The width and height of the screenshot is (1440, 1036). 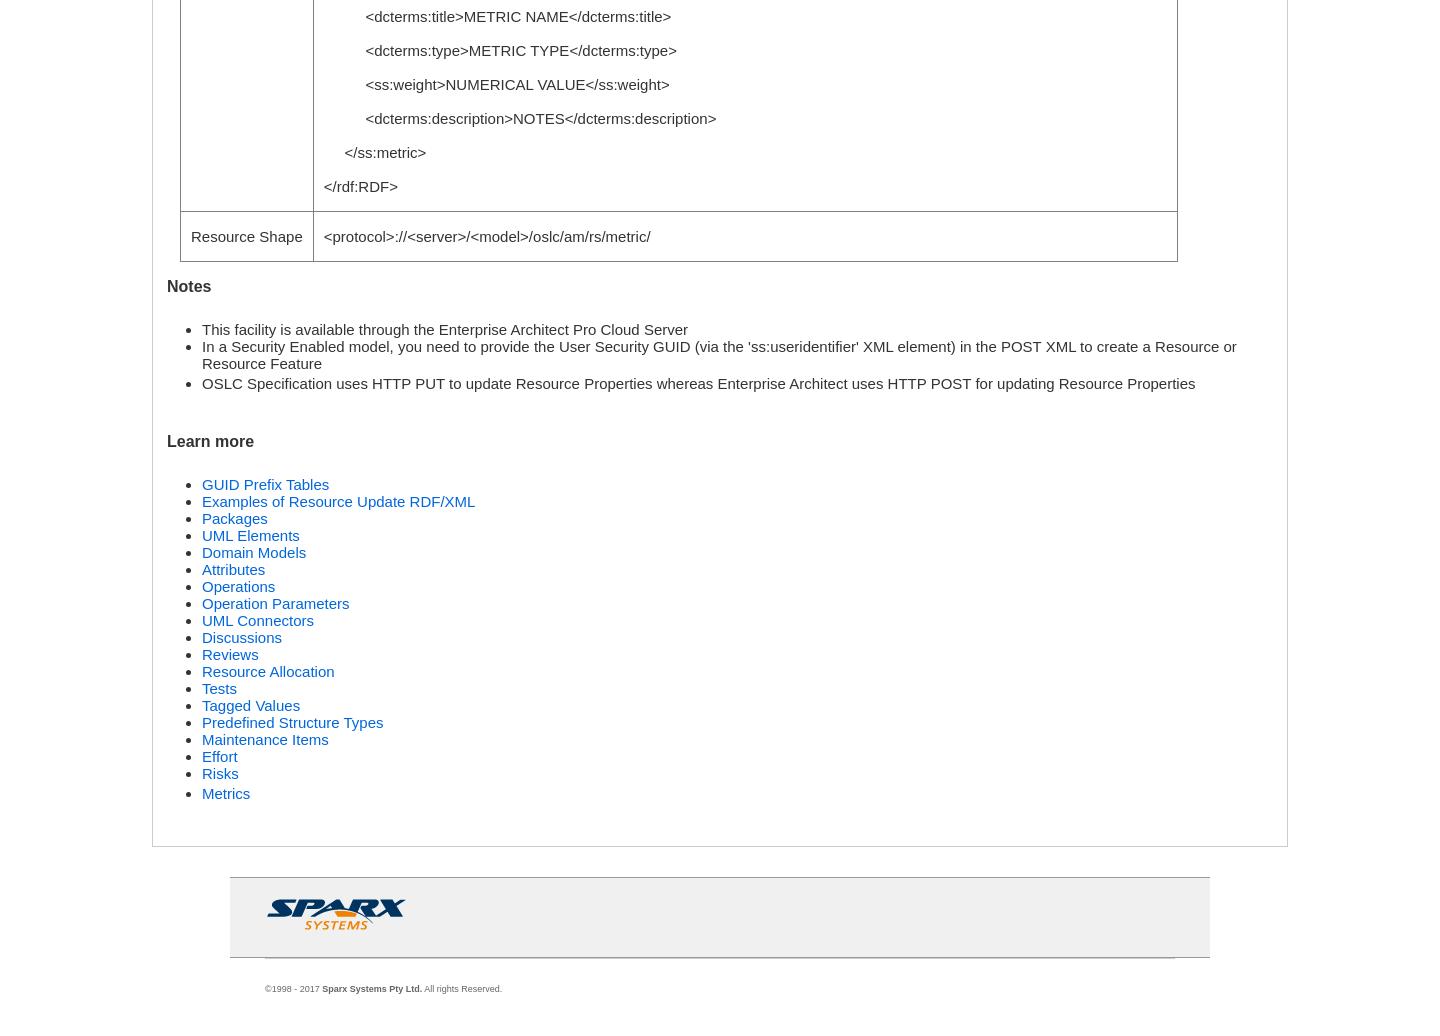 What do you see at coordinates (219, 756) in the screenshot?
I see `'Effort'` at bounding box center [219, 756].